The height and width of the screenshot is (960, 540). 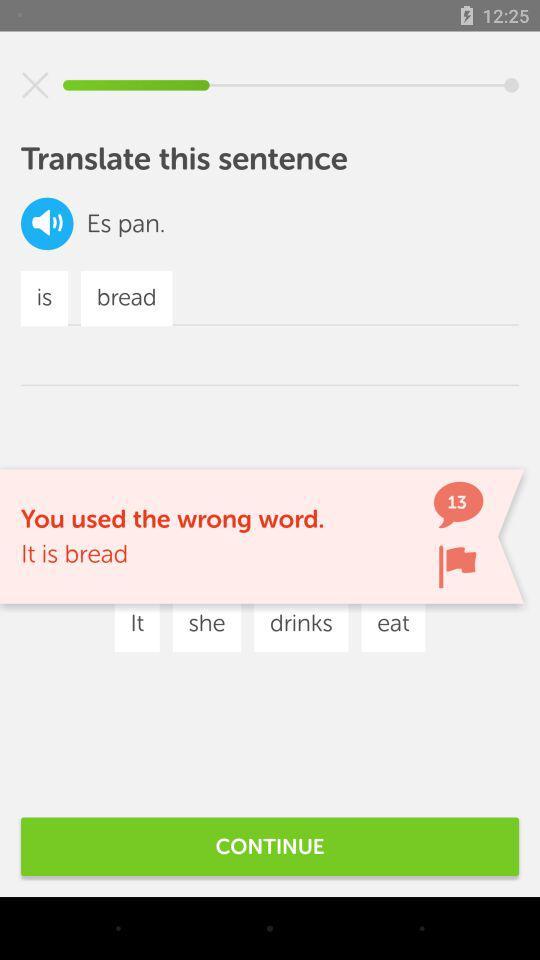 I want to click on flag this entry, so click(x=457, y=566).